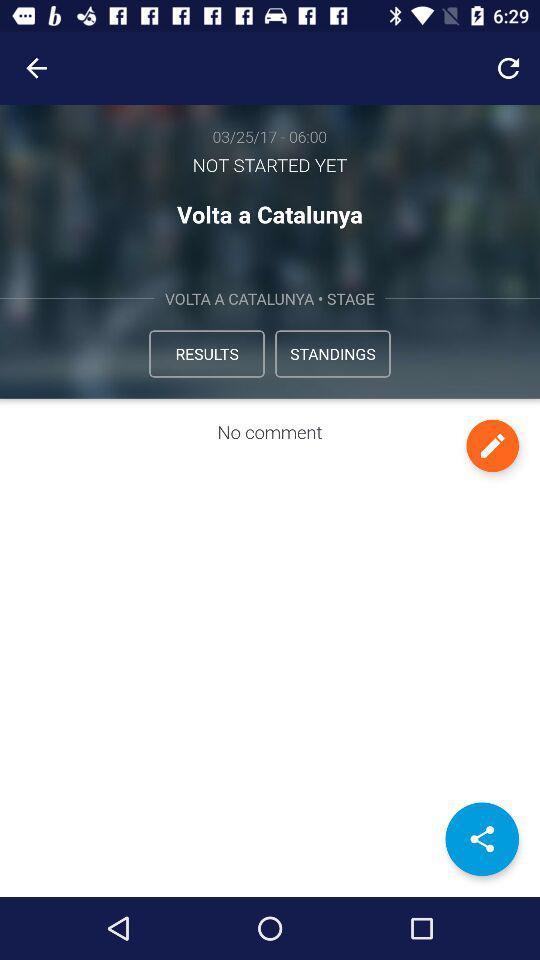  What do you see at coordinates (491, 445) in the screenshot?
I see `compose a comment` at bounding box center [491, 445].